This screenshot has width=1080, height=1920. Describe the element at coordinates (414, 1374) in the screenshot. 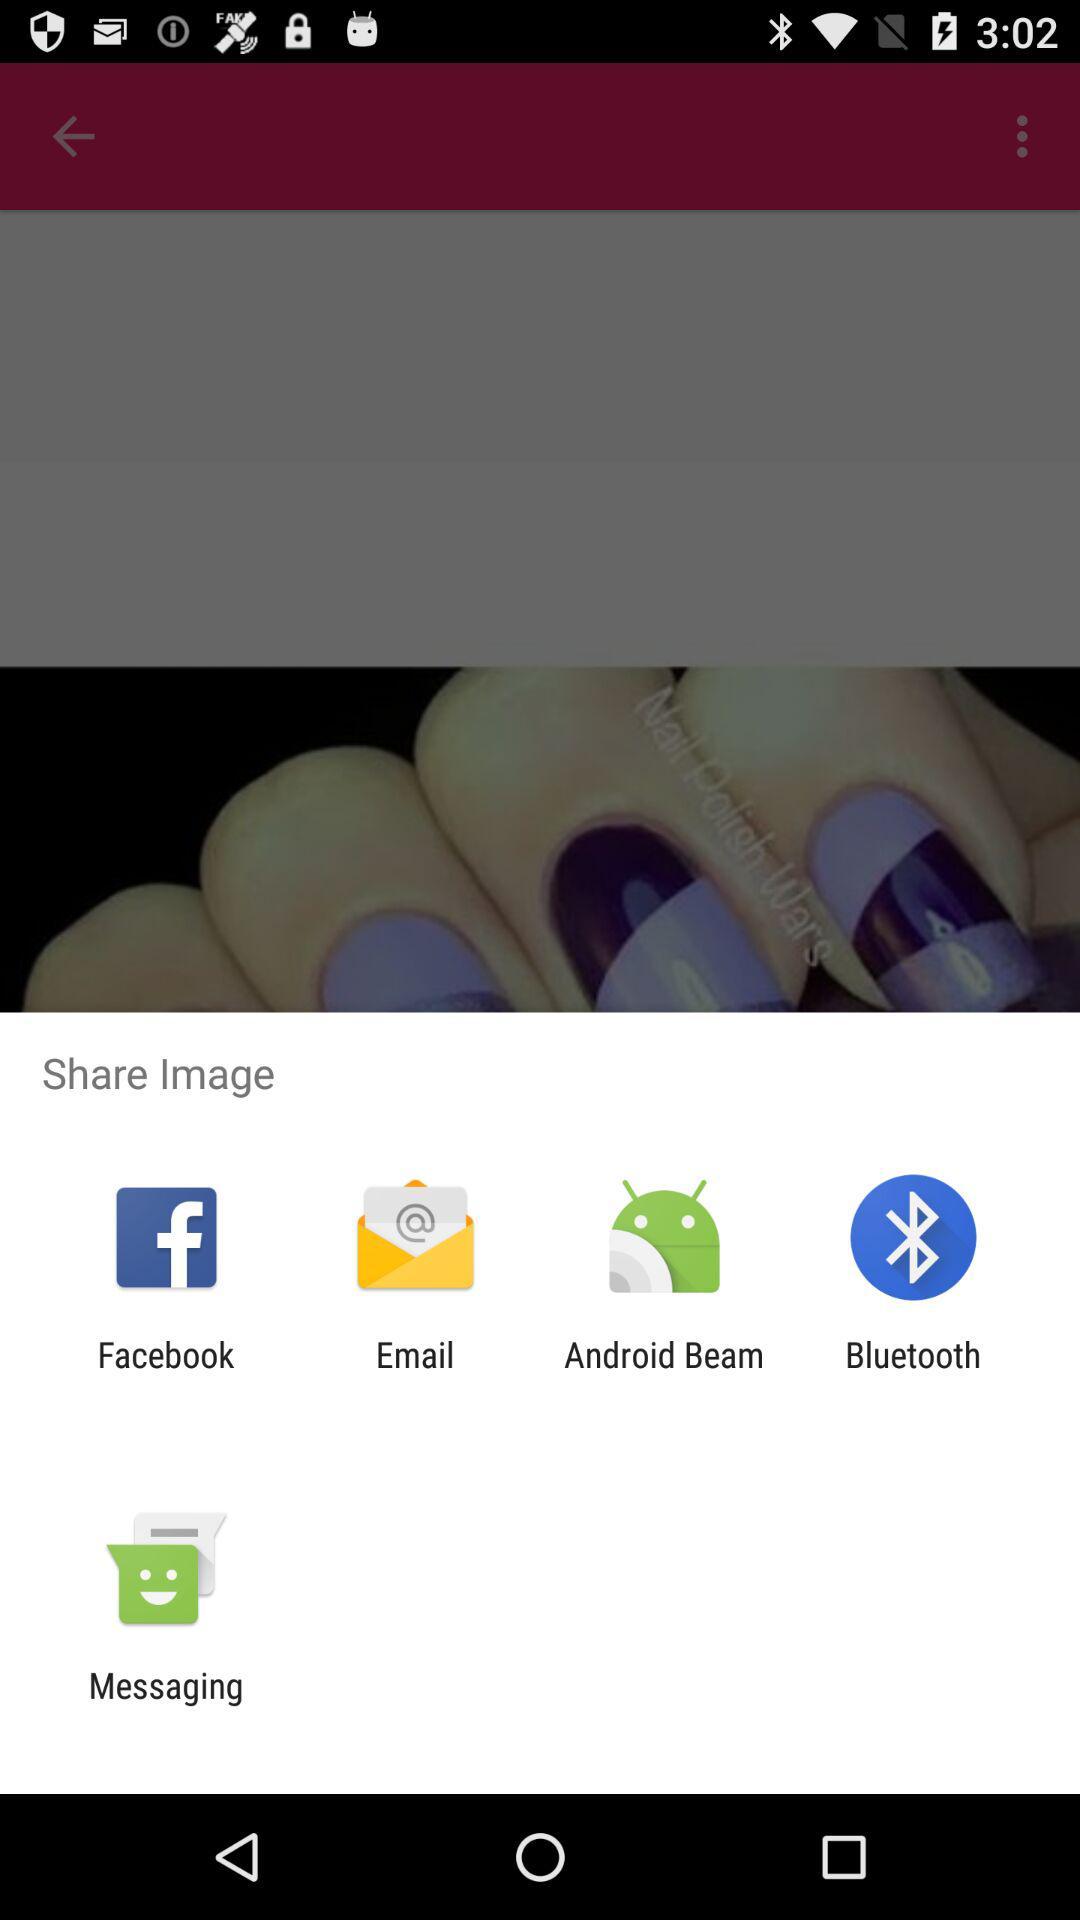

I see `item to the left of the android beam` at that location.